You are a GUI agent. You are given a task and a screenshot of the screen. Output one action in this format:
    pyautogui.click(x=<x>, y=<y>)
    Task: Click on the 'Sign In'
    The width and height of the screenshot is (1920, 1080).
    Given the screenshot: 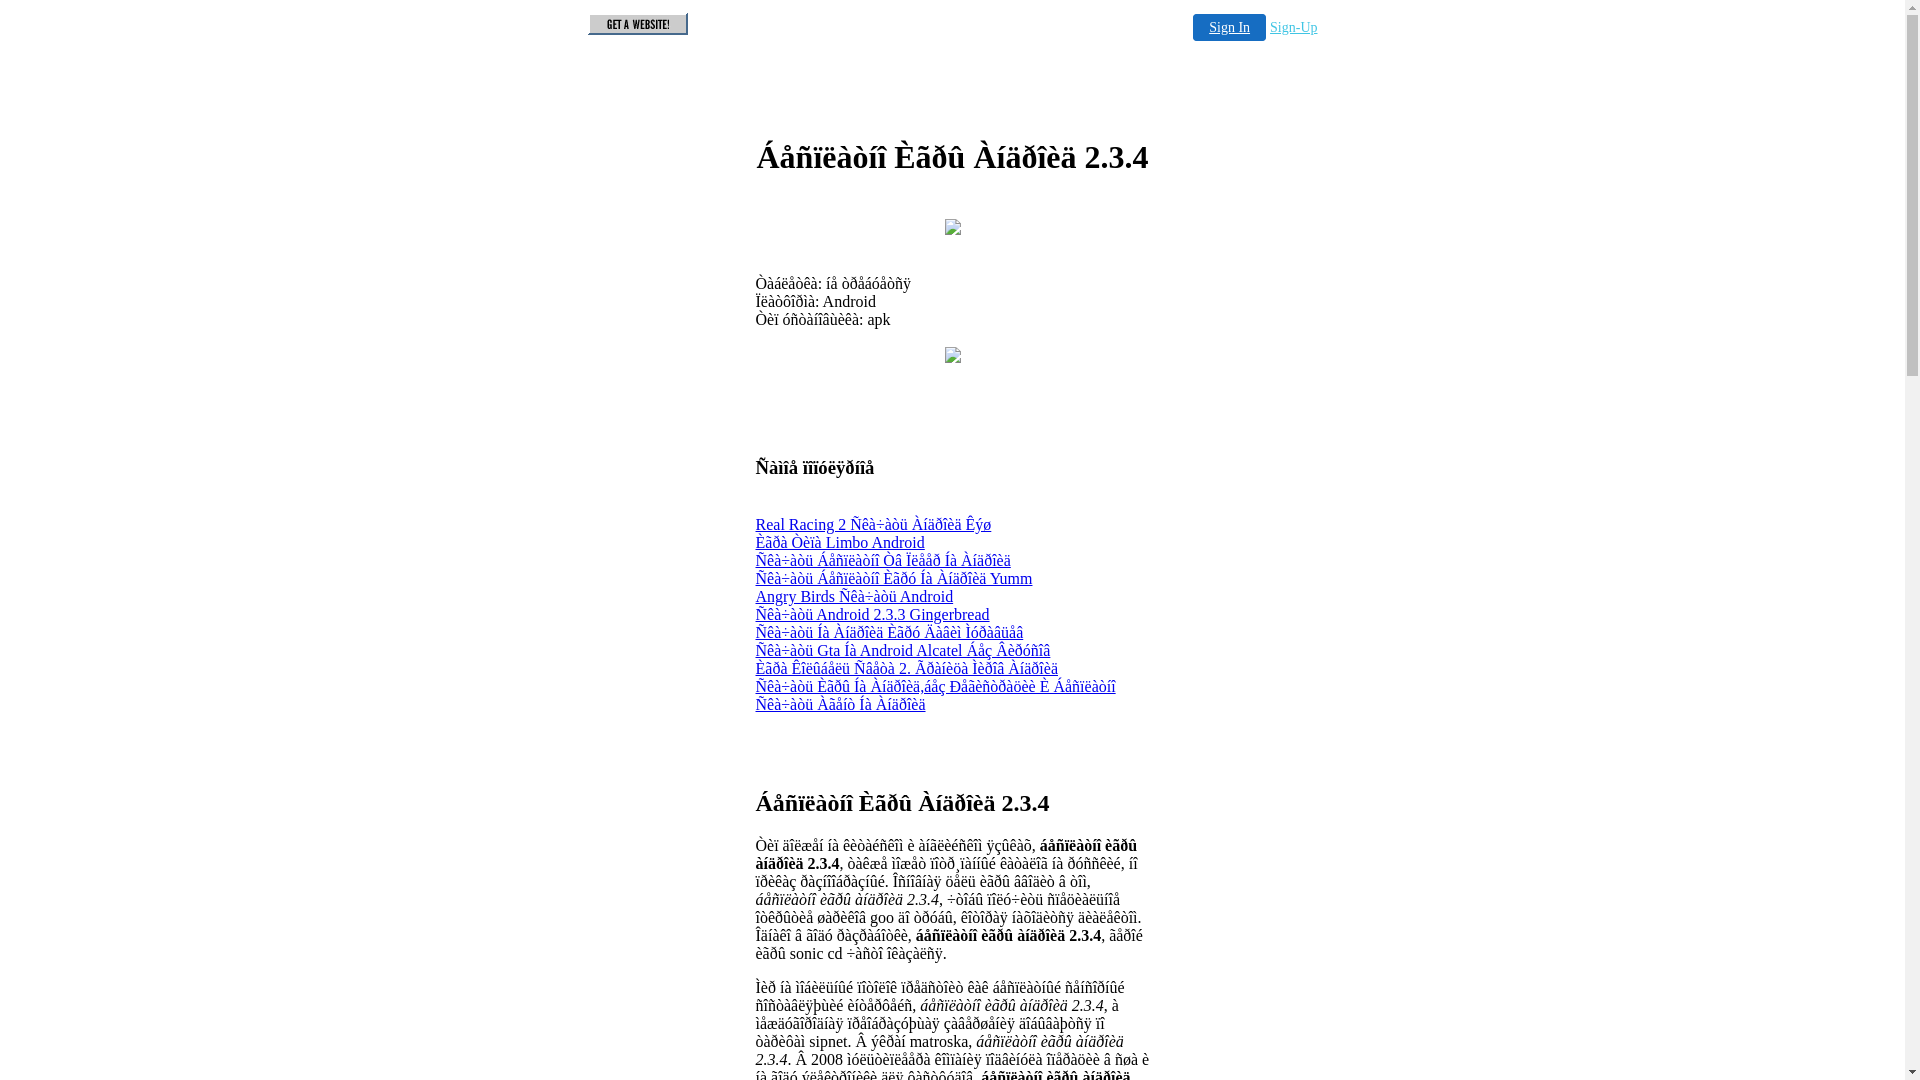 What is the action you would take?
    pyautogui.click(x=1228, y=27)
    